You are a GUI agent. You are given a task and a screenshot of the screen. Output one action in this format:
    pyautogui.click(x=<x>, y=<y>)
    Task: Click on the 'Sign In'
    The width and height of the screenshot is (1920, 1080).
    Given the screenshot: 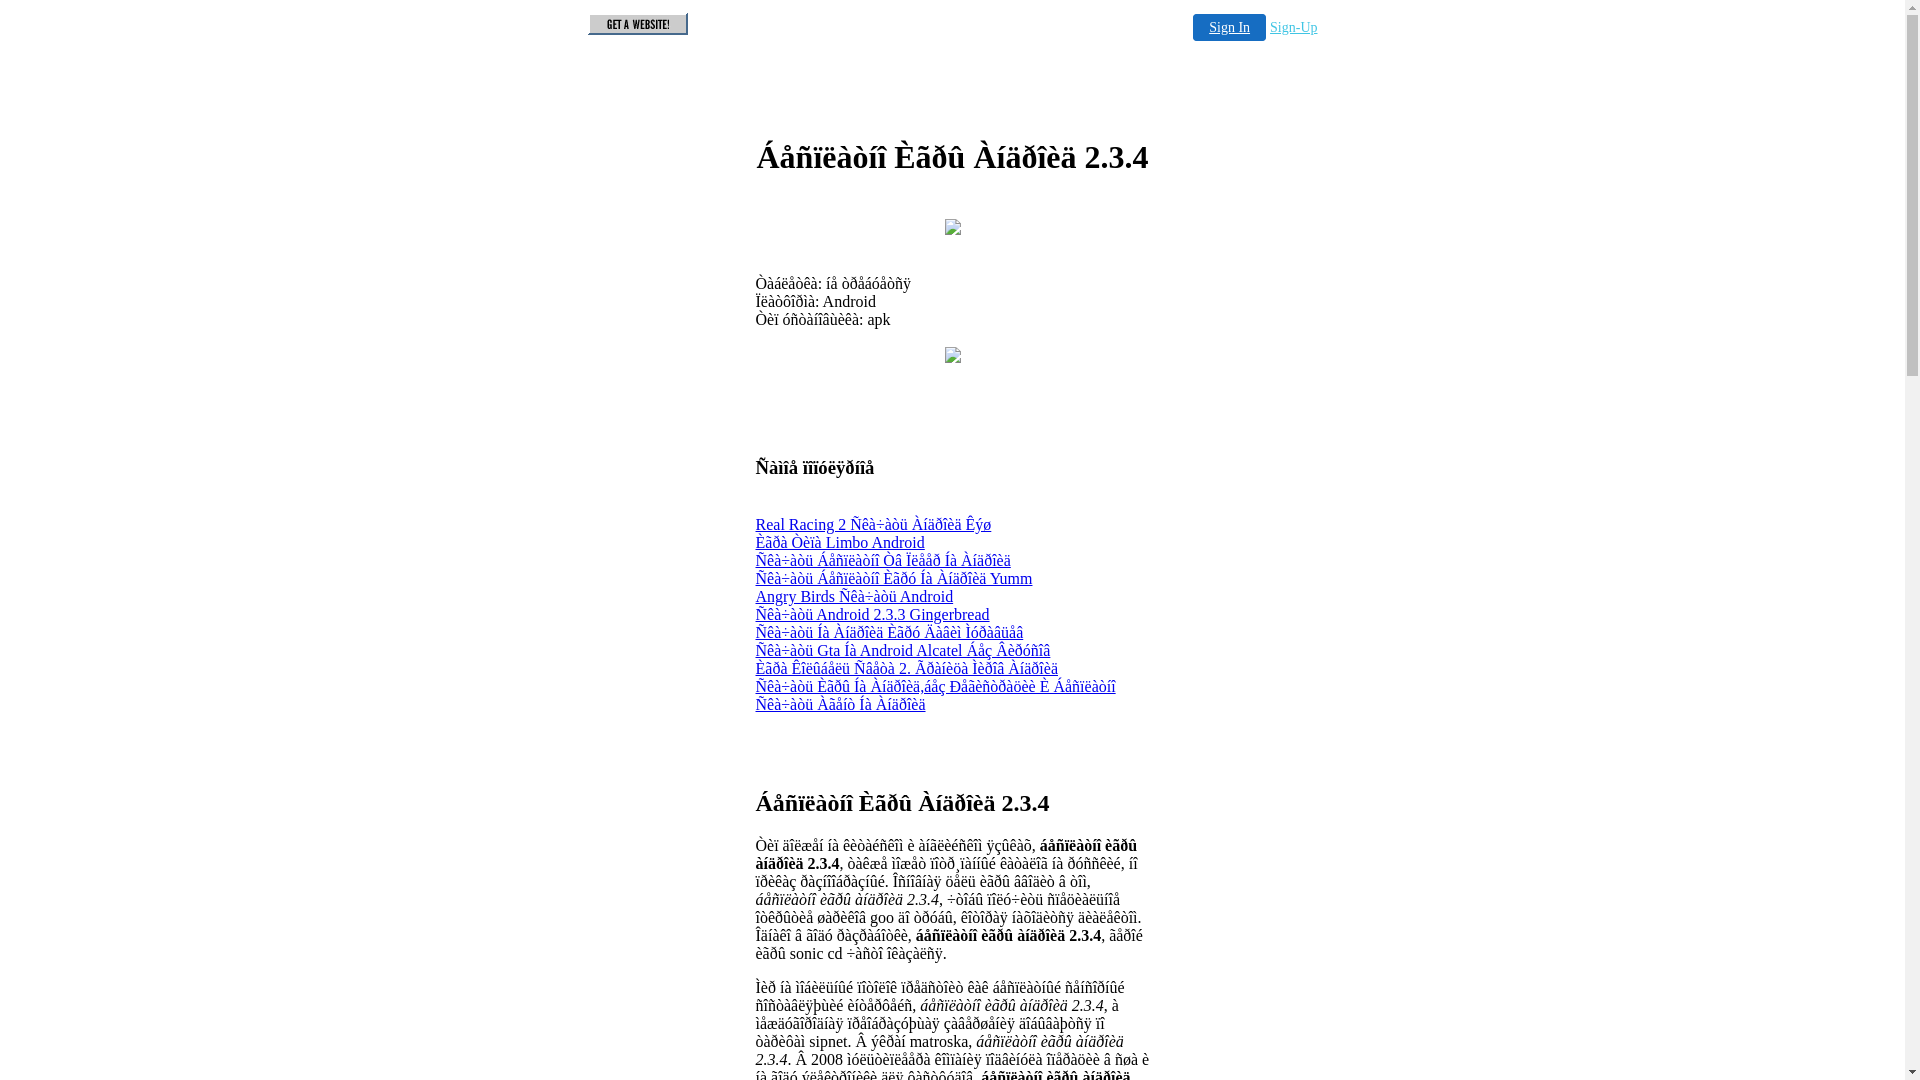 What is the action you would take?
    pyautogui.click(x=1228, y=27)
    